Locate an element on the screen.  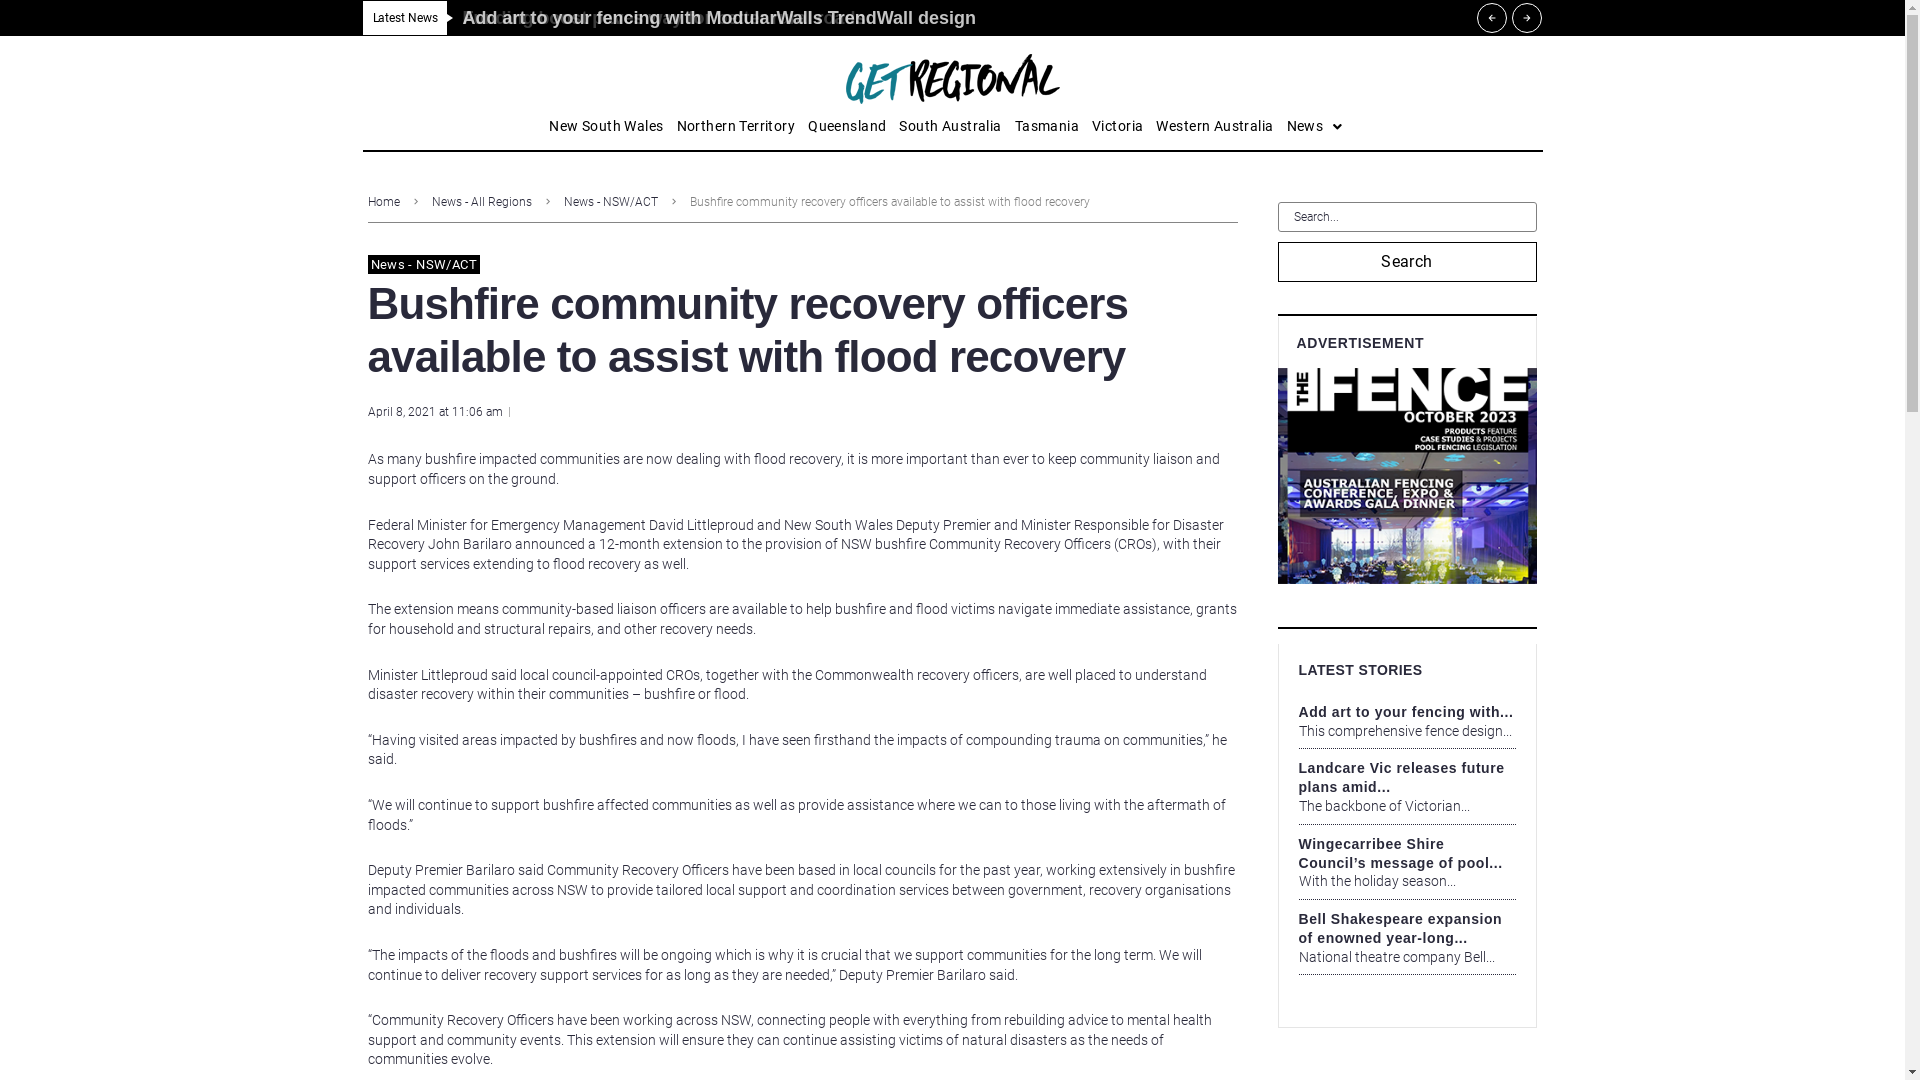
'Search for:' is located at coordinates (1406, 216).